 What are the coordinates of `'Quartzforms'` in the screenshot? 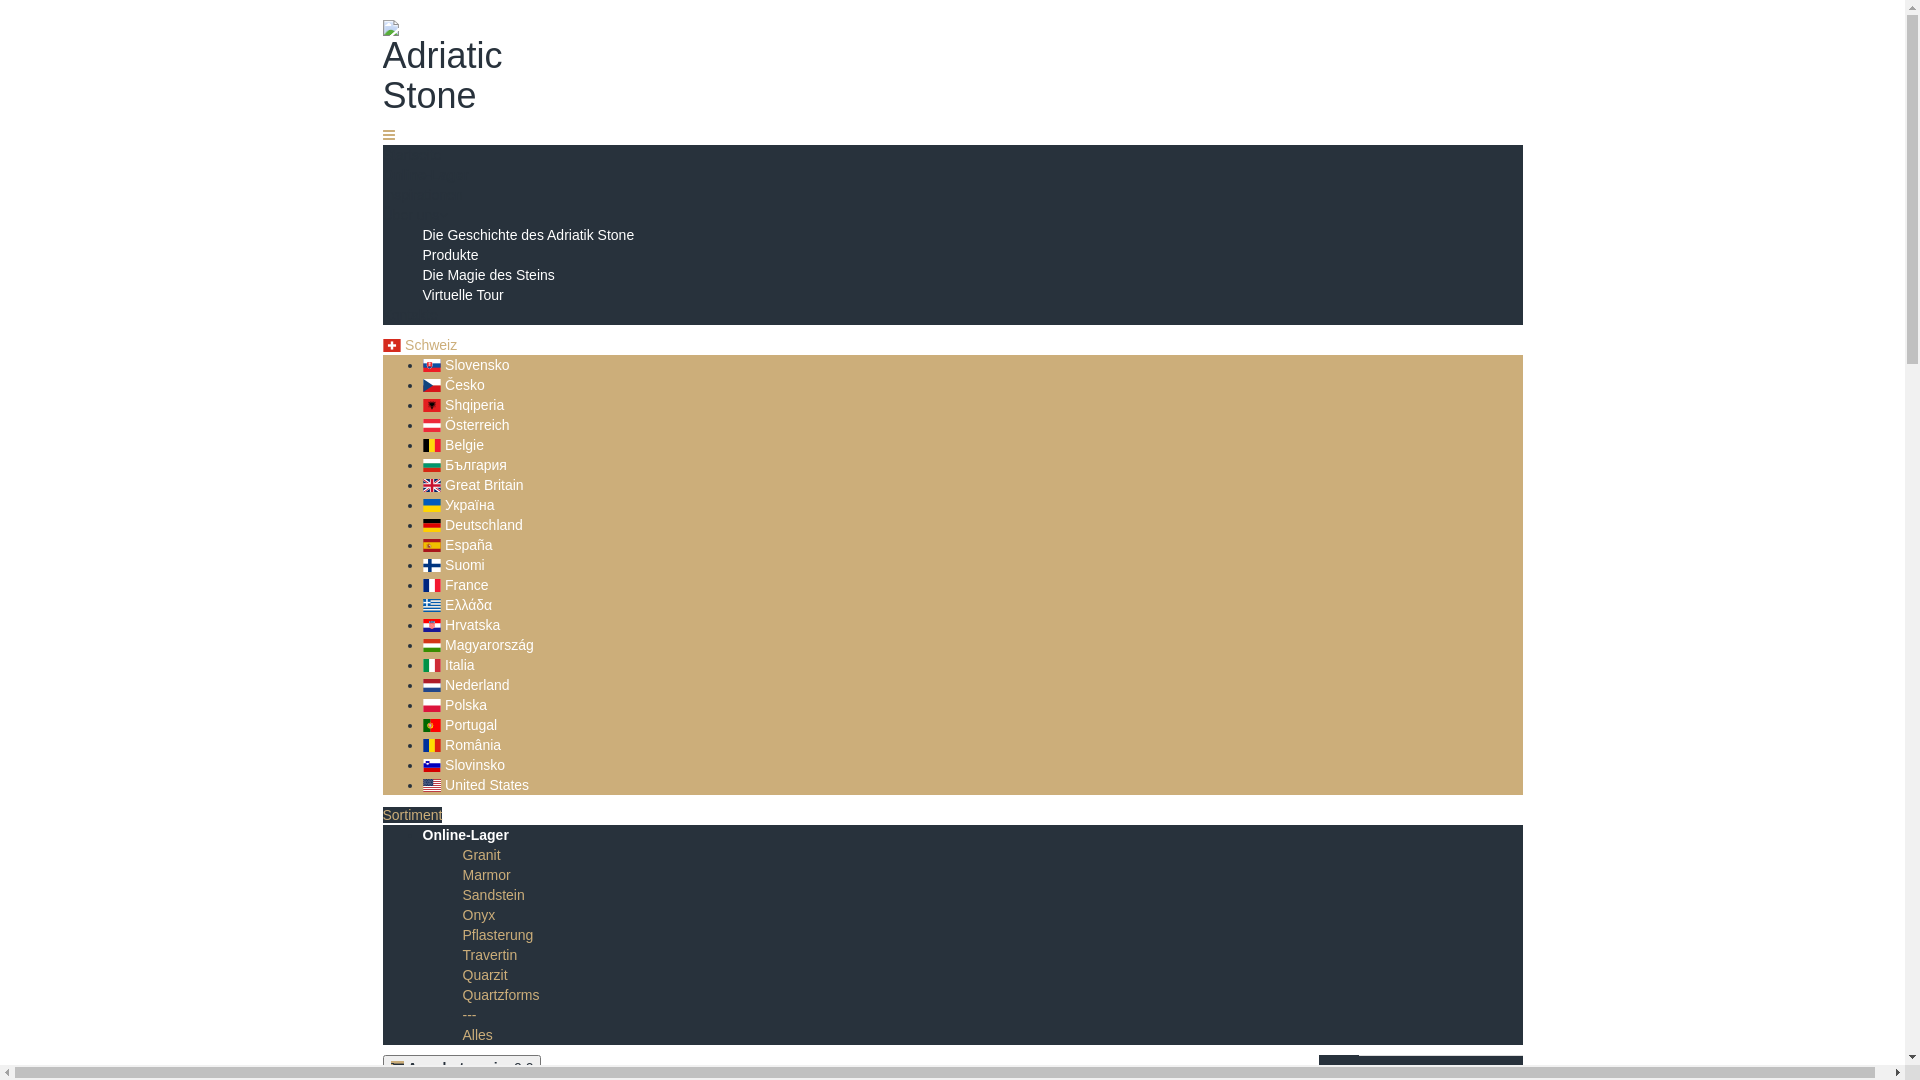 It's located at (500, 995).